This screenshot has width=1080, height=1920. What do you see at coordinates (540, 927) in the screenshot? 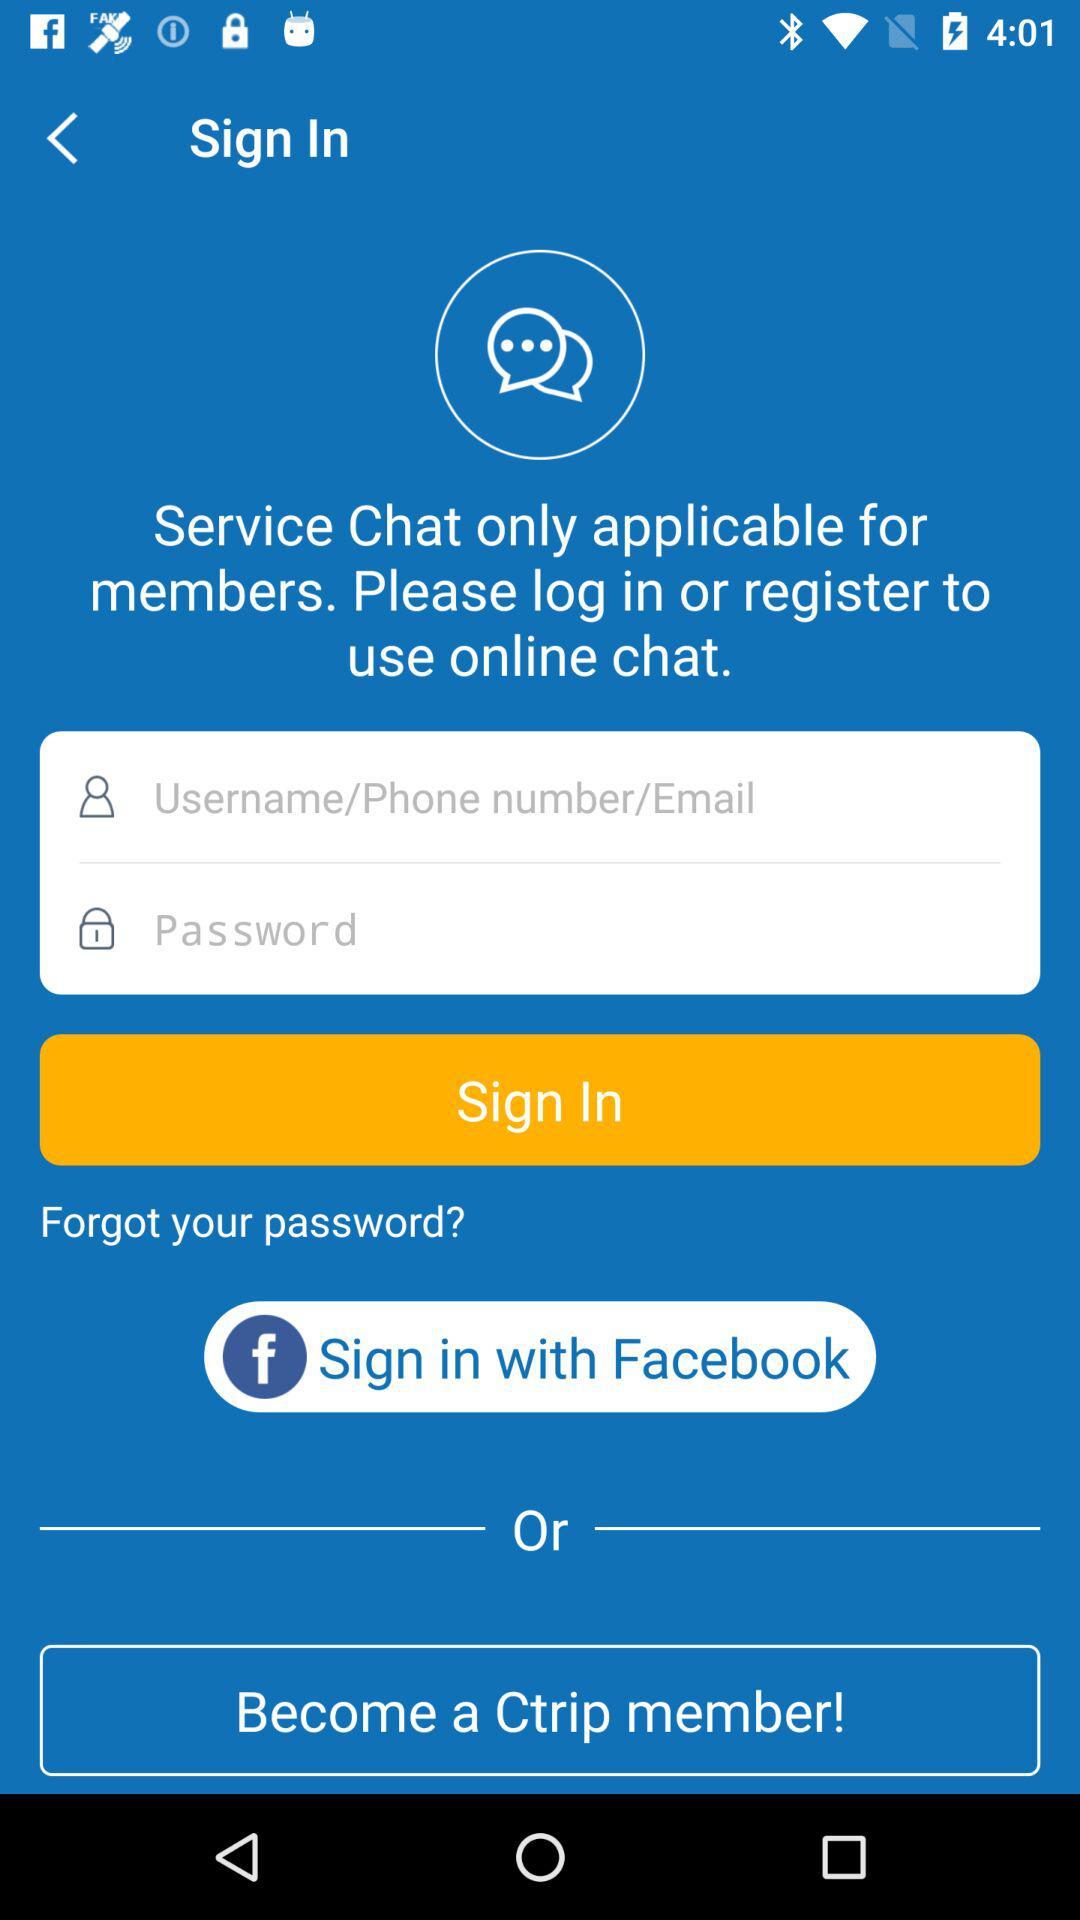
I see `the icon above the sign in icon` at bounding box center [540, 927].